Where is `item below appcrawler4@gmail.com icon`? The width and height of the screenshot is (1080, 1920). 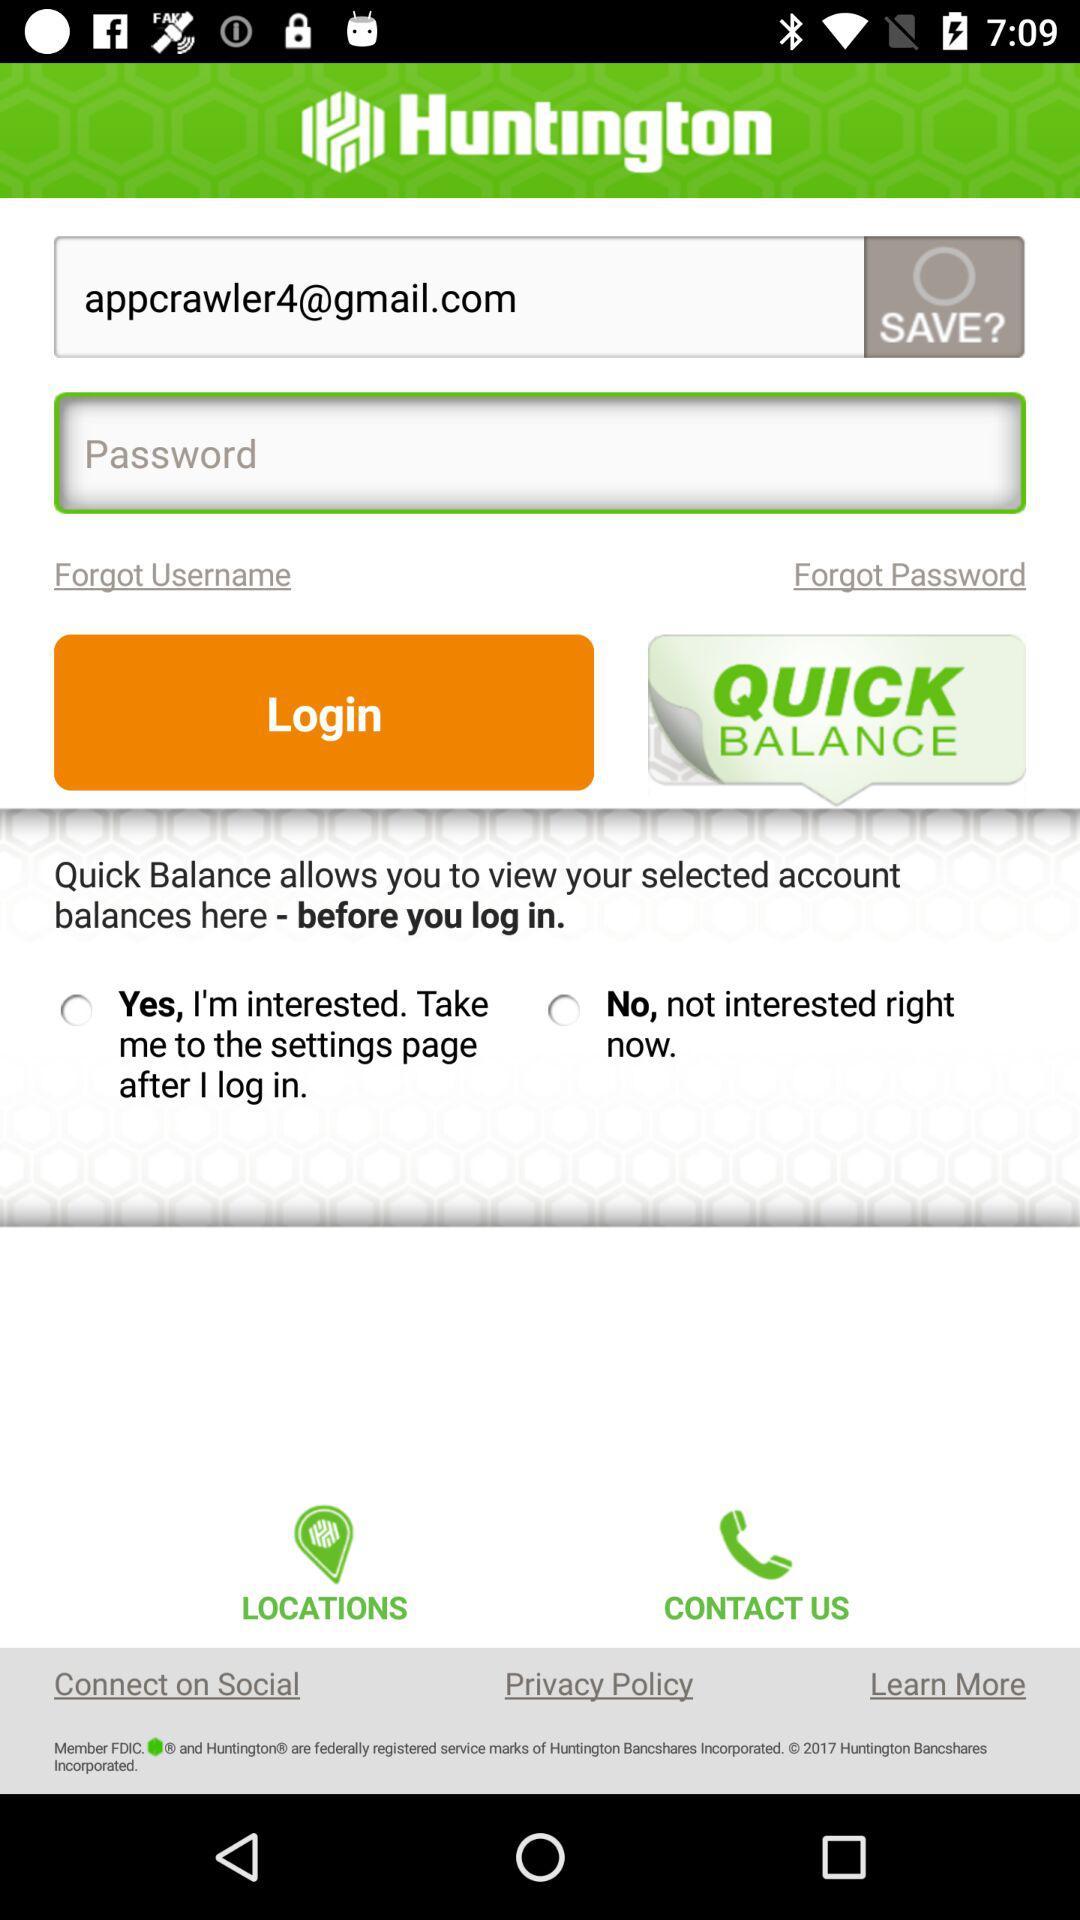
item below appcrawler4@gmail.com icon is located at coordinates (540, 451).